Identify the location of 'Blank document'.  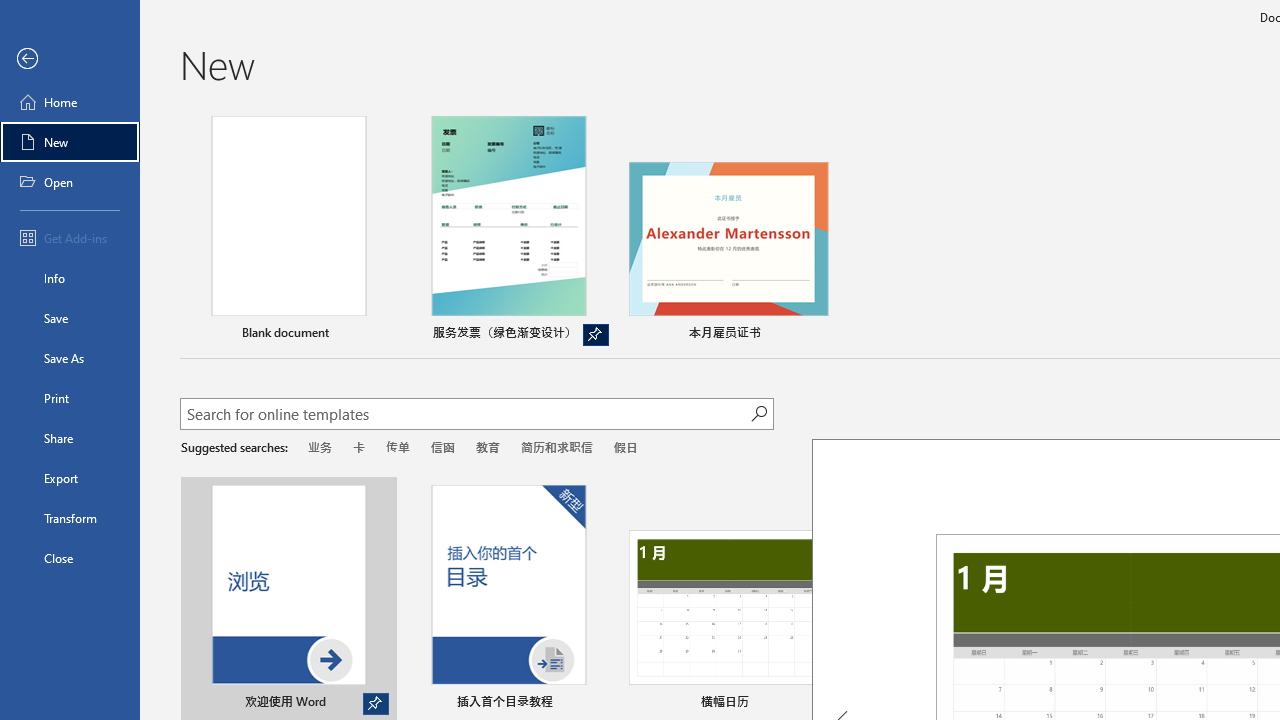
(287, 230).